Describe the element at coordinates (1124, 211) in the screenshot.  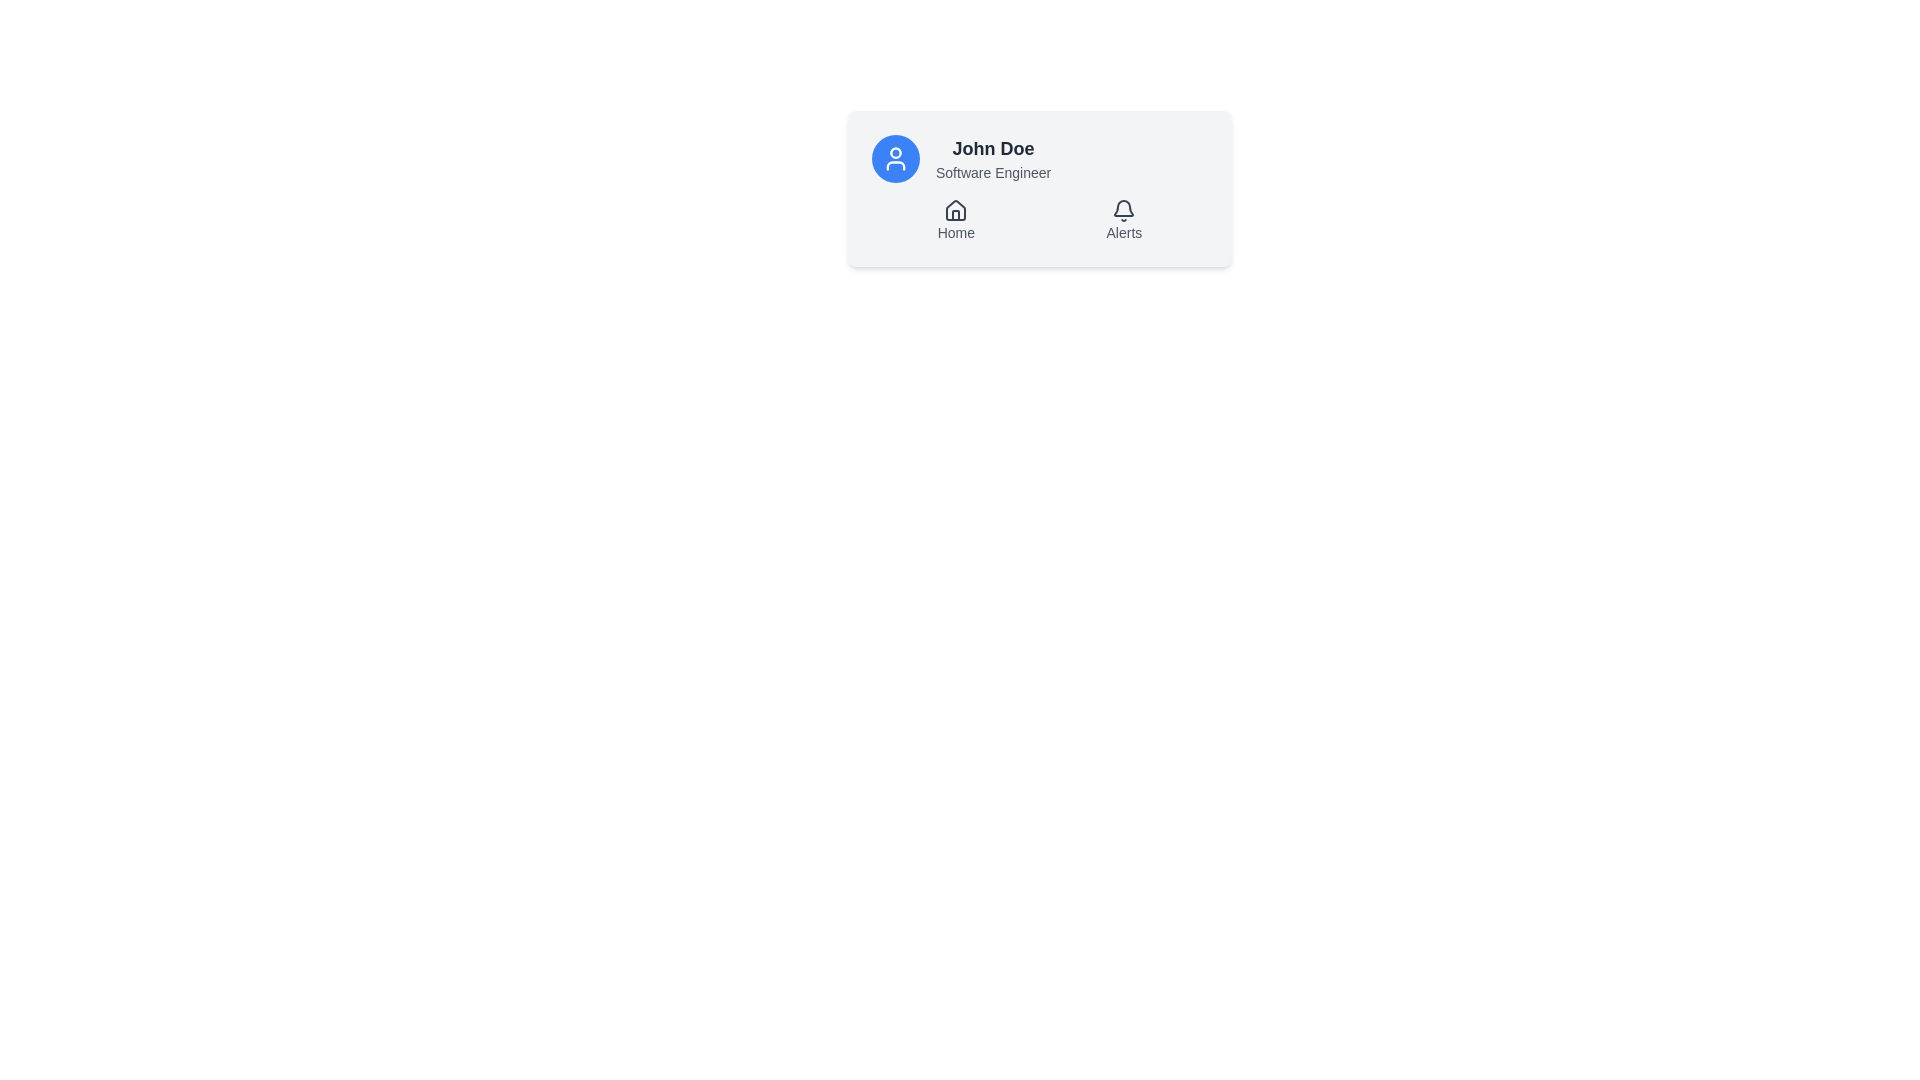
I see `the notifications icon located at the upper-right corner inside the user card` at that location.